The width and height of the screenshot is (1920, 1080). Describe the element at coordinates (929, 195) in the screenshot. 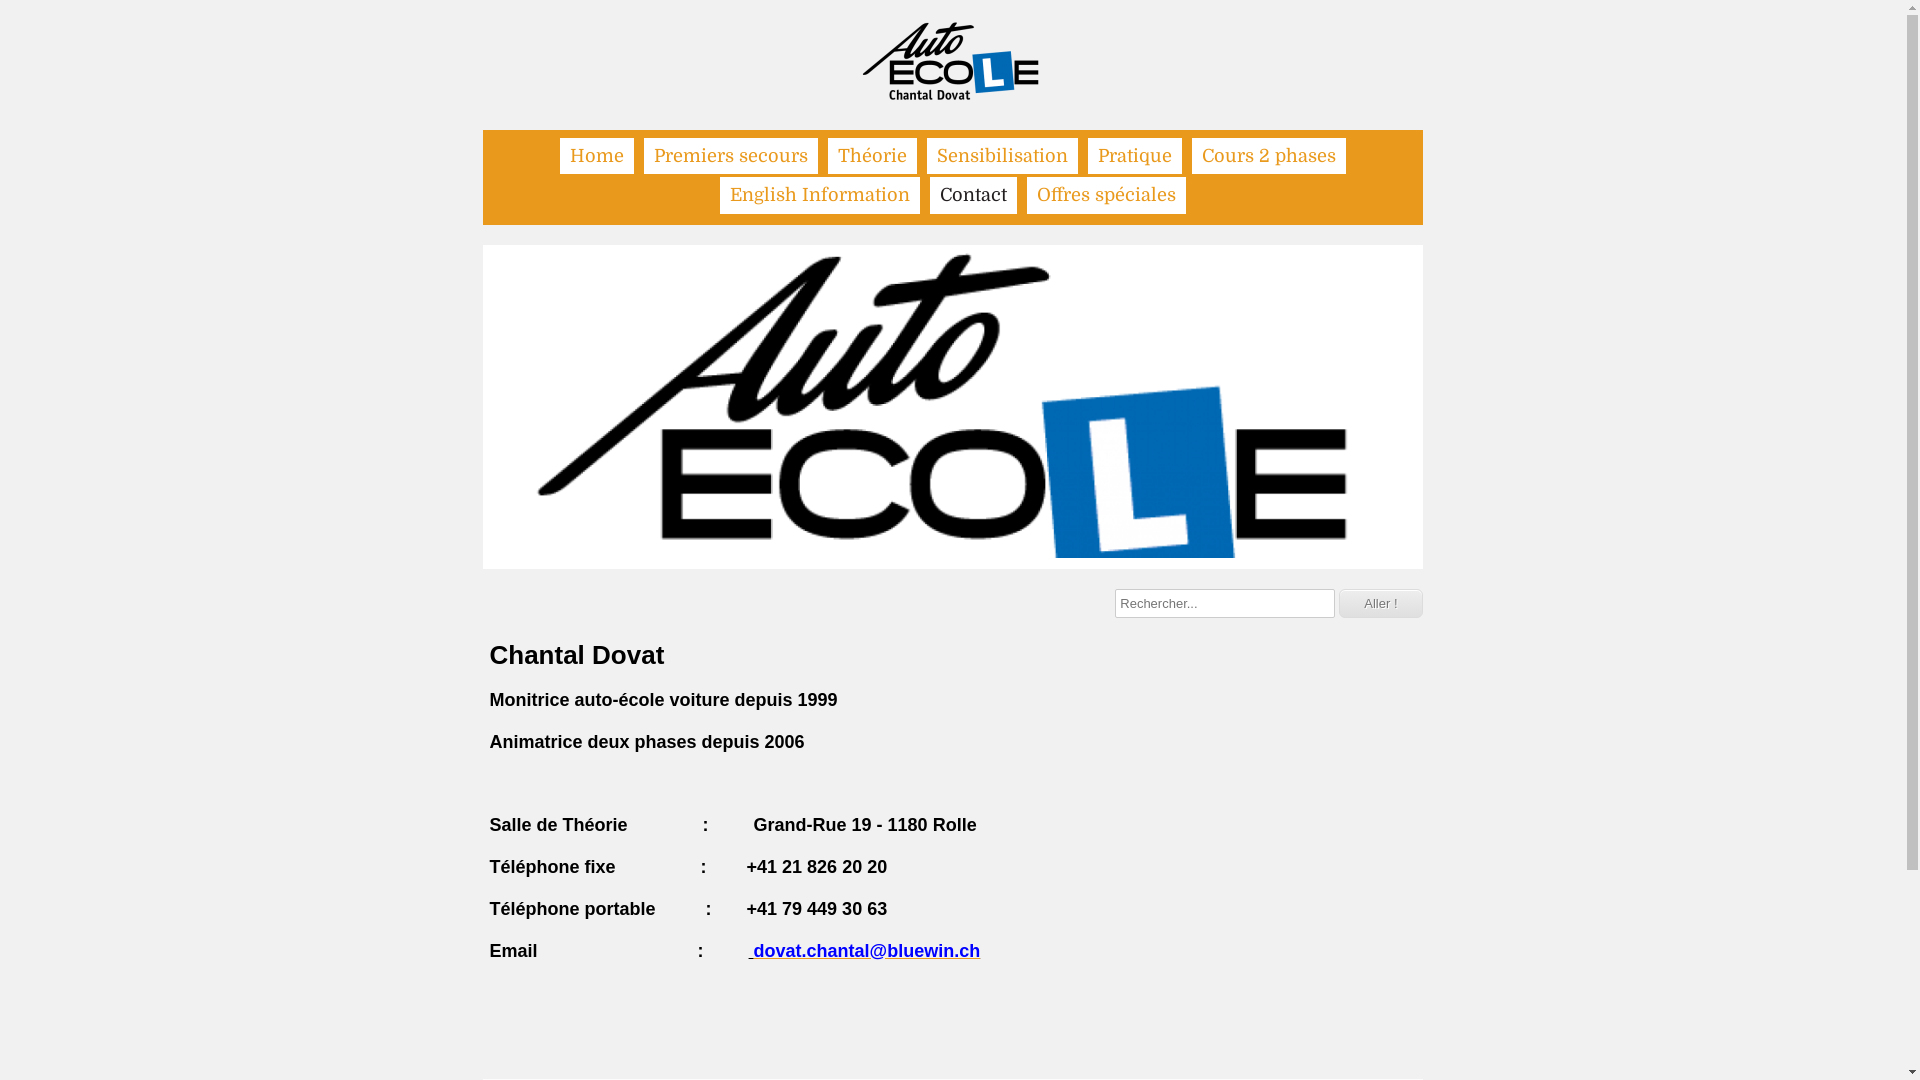

I see `'Contact'` at that location.